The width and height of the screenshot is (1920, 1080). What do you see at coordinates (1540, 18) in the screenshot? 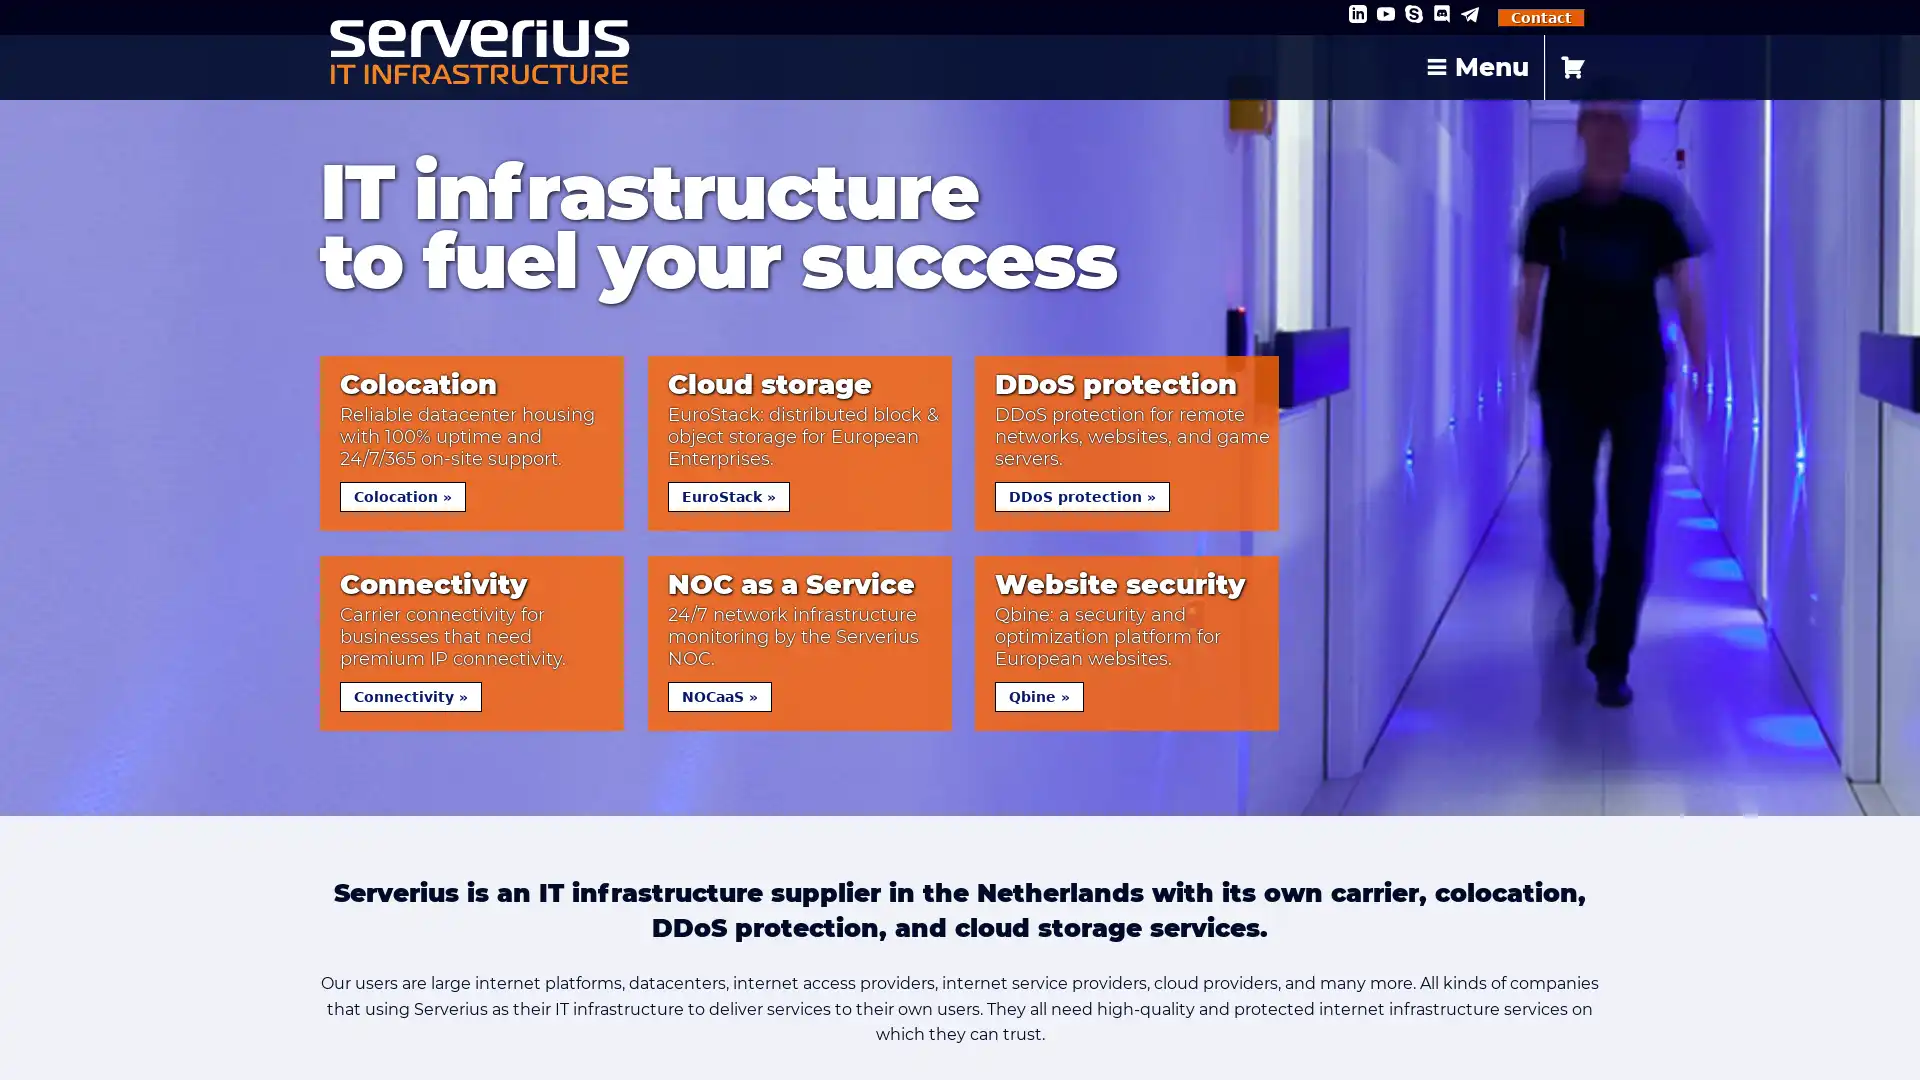
I see `Contact` at bounding box center [1540, 18].